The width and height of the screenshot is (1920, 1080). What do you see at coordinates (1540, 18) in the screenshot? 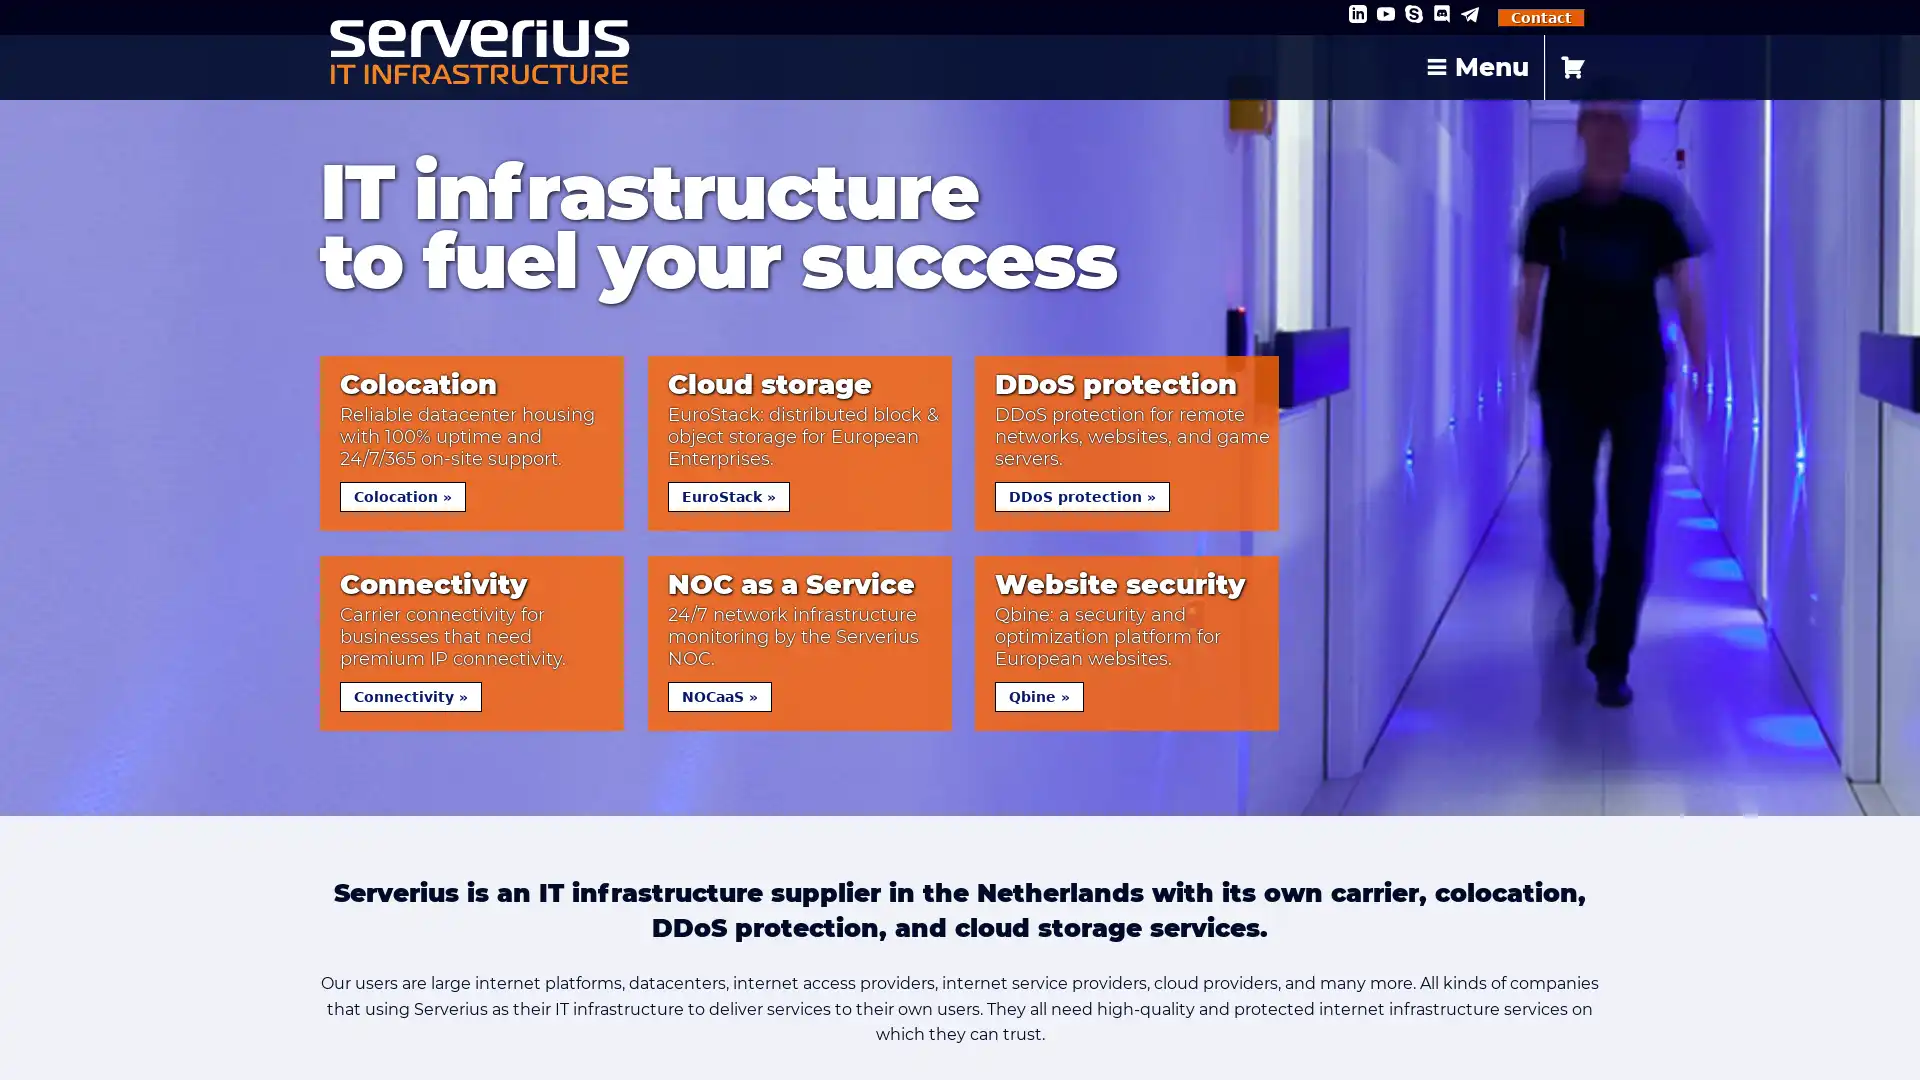
I see `Contact` at bounding box center [1540, 18].